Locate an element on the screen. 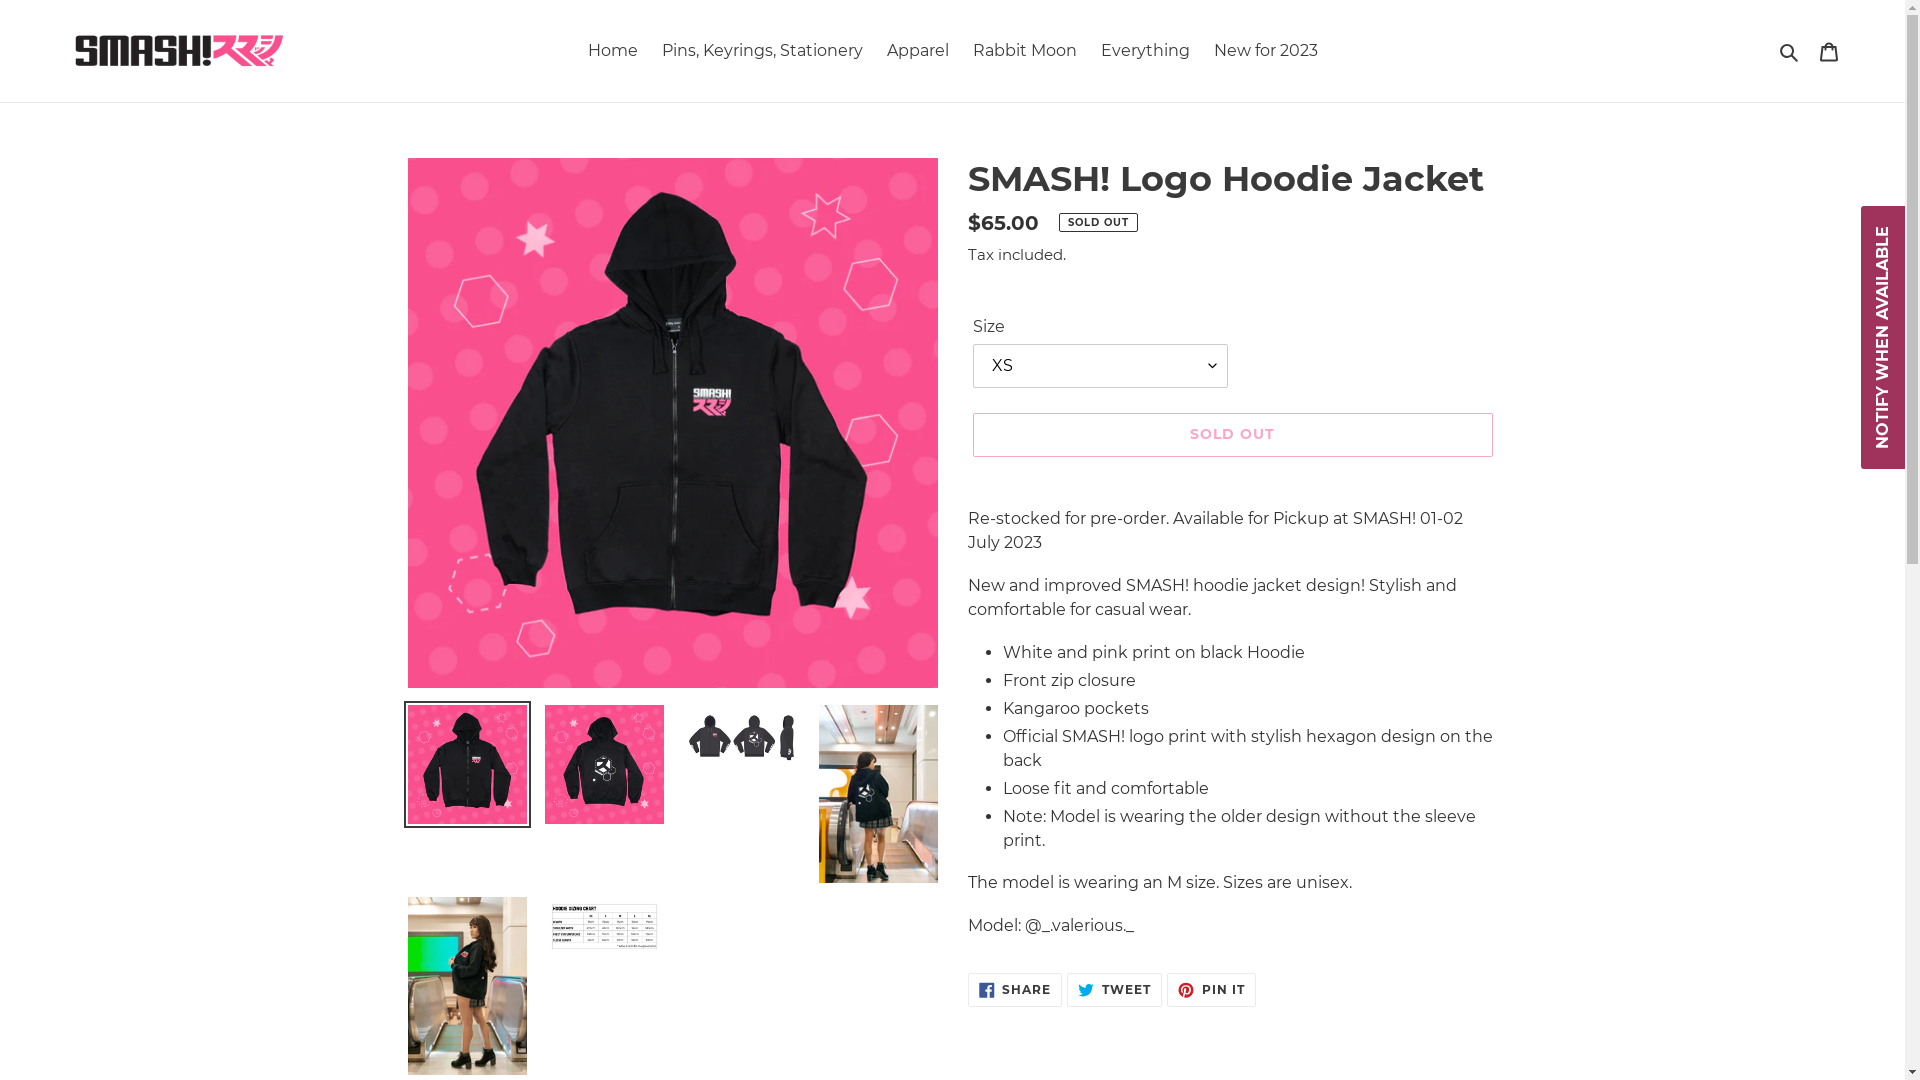 This screenshot has height=1080, width=1920. 'SOLD OUT' is located at coordinates (1231, 433).